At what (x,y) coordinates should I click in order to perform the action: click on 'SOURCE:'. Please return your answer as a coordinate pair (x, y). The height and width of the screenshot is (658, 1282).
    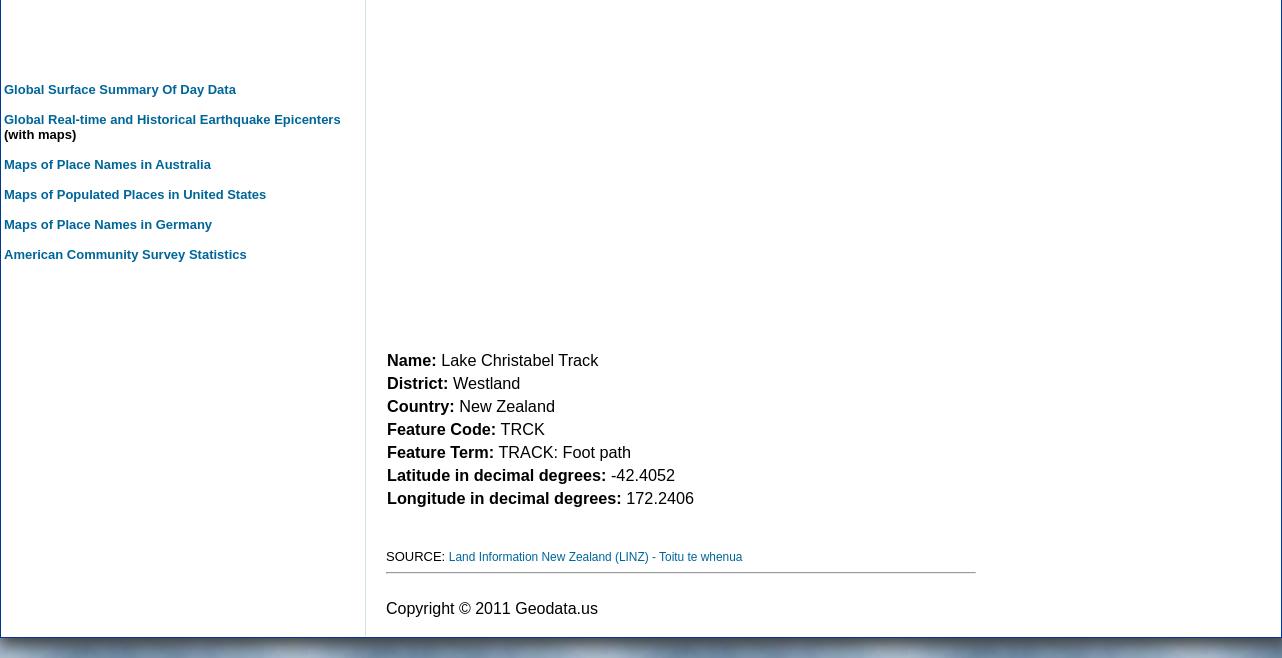
    Looking at the image, I should click on (416, 555).